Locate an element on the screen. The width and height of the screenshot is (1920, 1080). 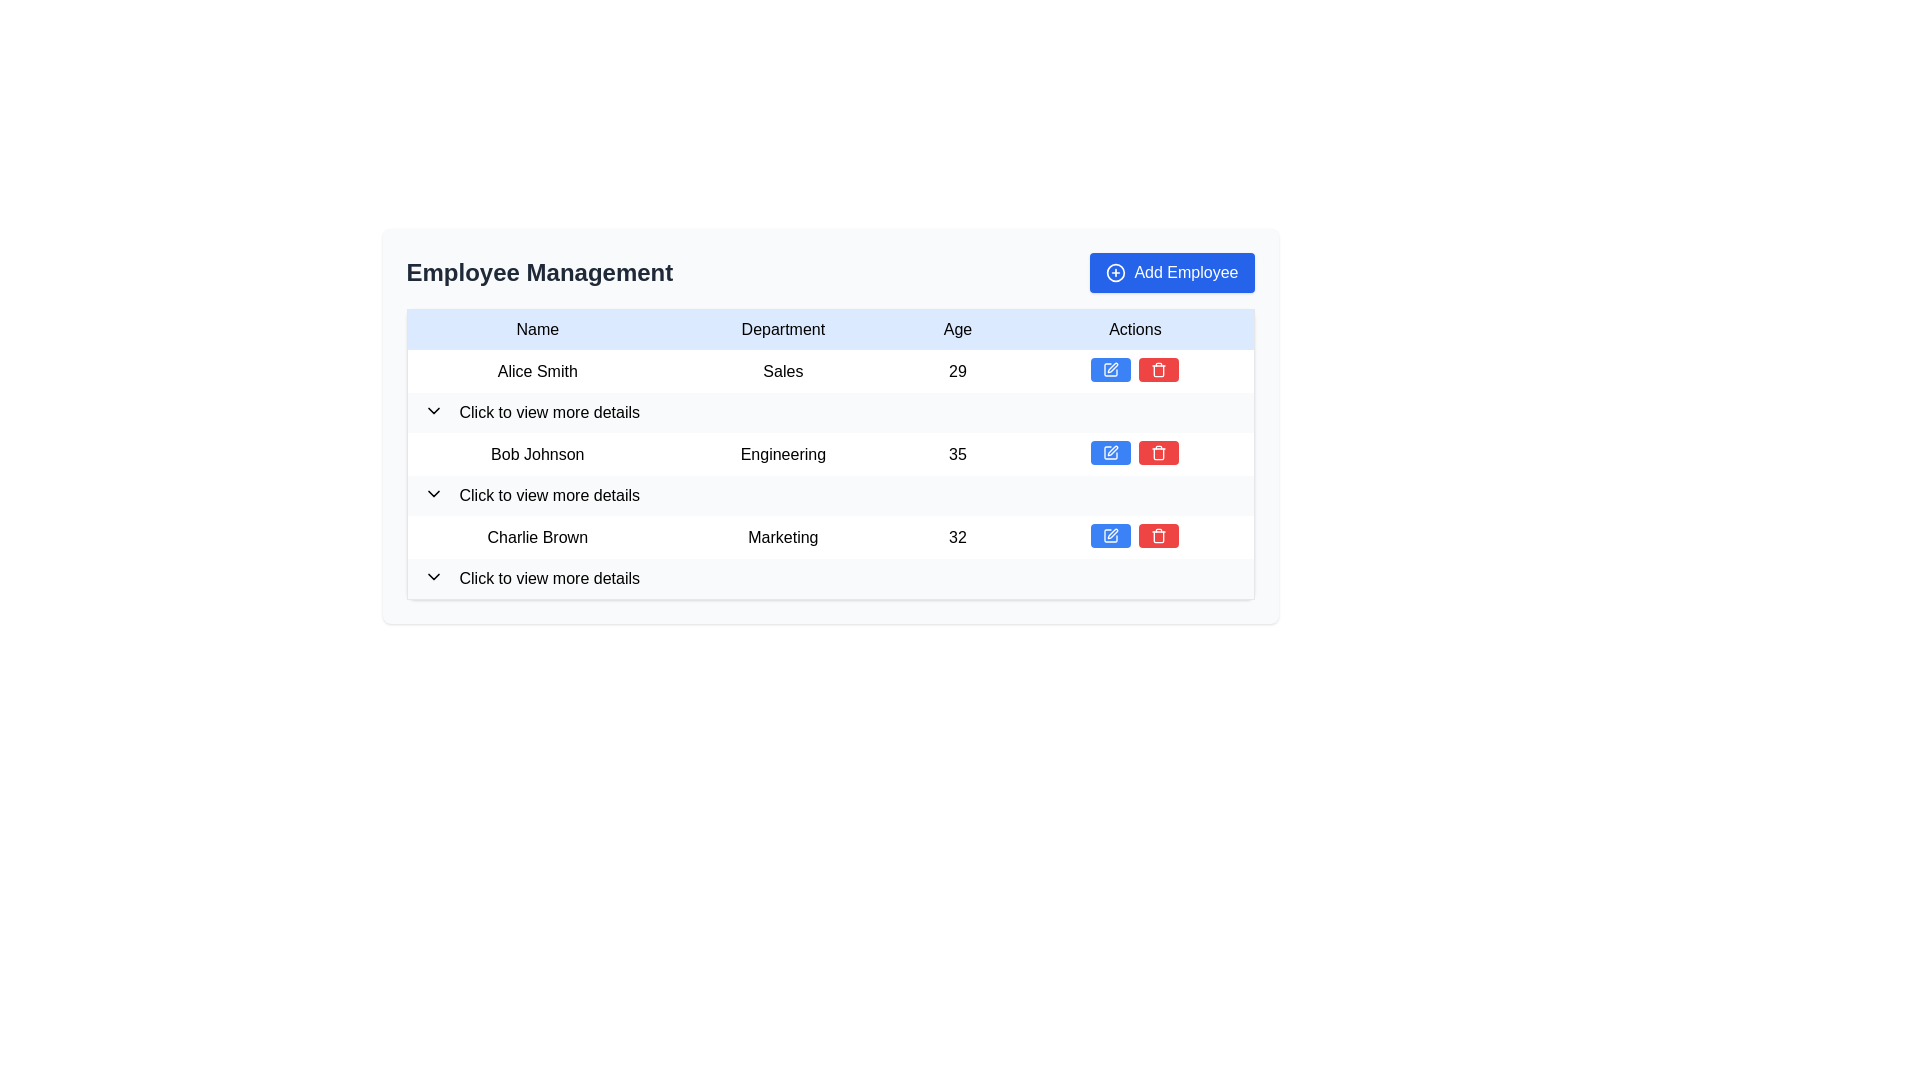
the edit icon in the Actions column of the first employee row for Alice Smith is located at coordinates (1112, 367).